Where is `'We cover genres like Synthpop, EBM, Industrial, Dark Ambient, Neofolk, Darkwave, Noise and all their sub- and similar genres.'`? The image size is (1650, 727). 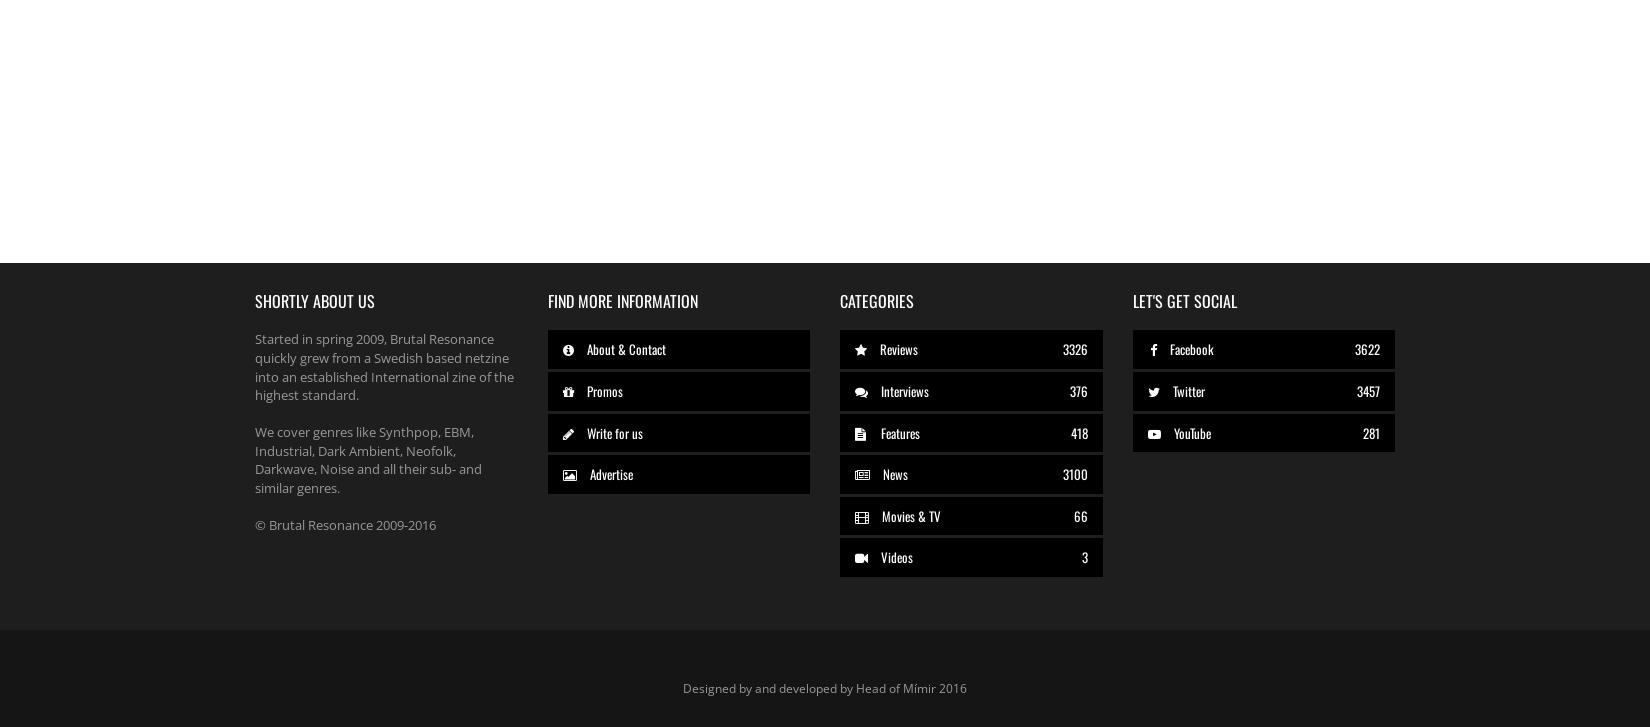 'We cover genres like Synthpop, EBM, Industrial, Dark Ambient, Neofolk, Darkwave, Noise and all their sub- and similar genres.' is located at coordinates (368, 458).